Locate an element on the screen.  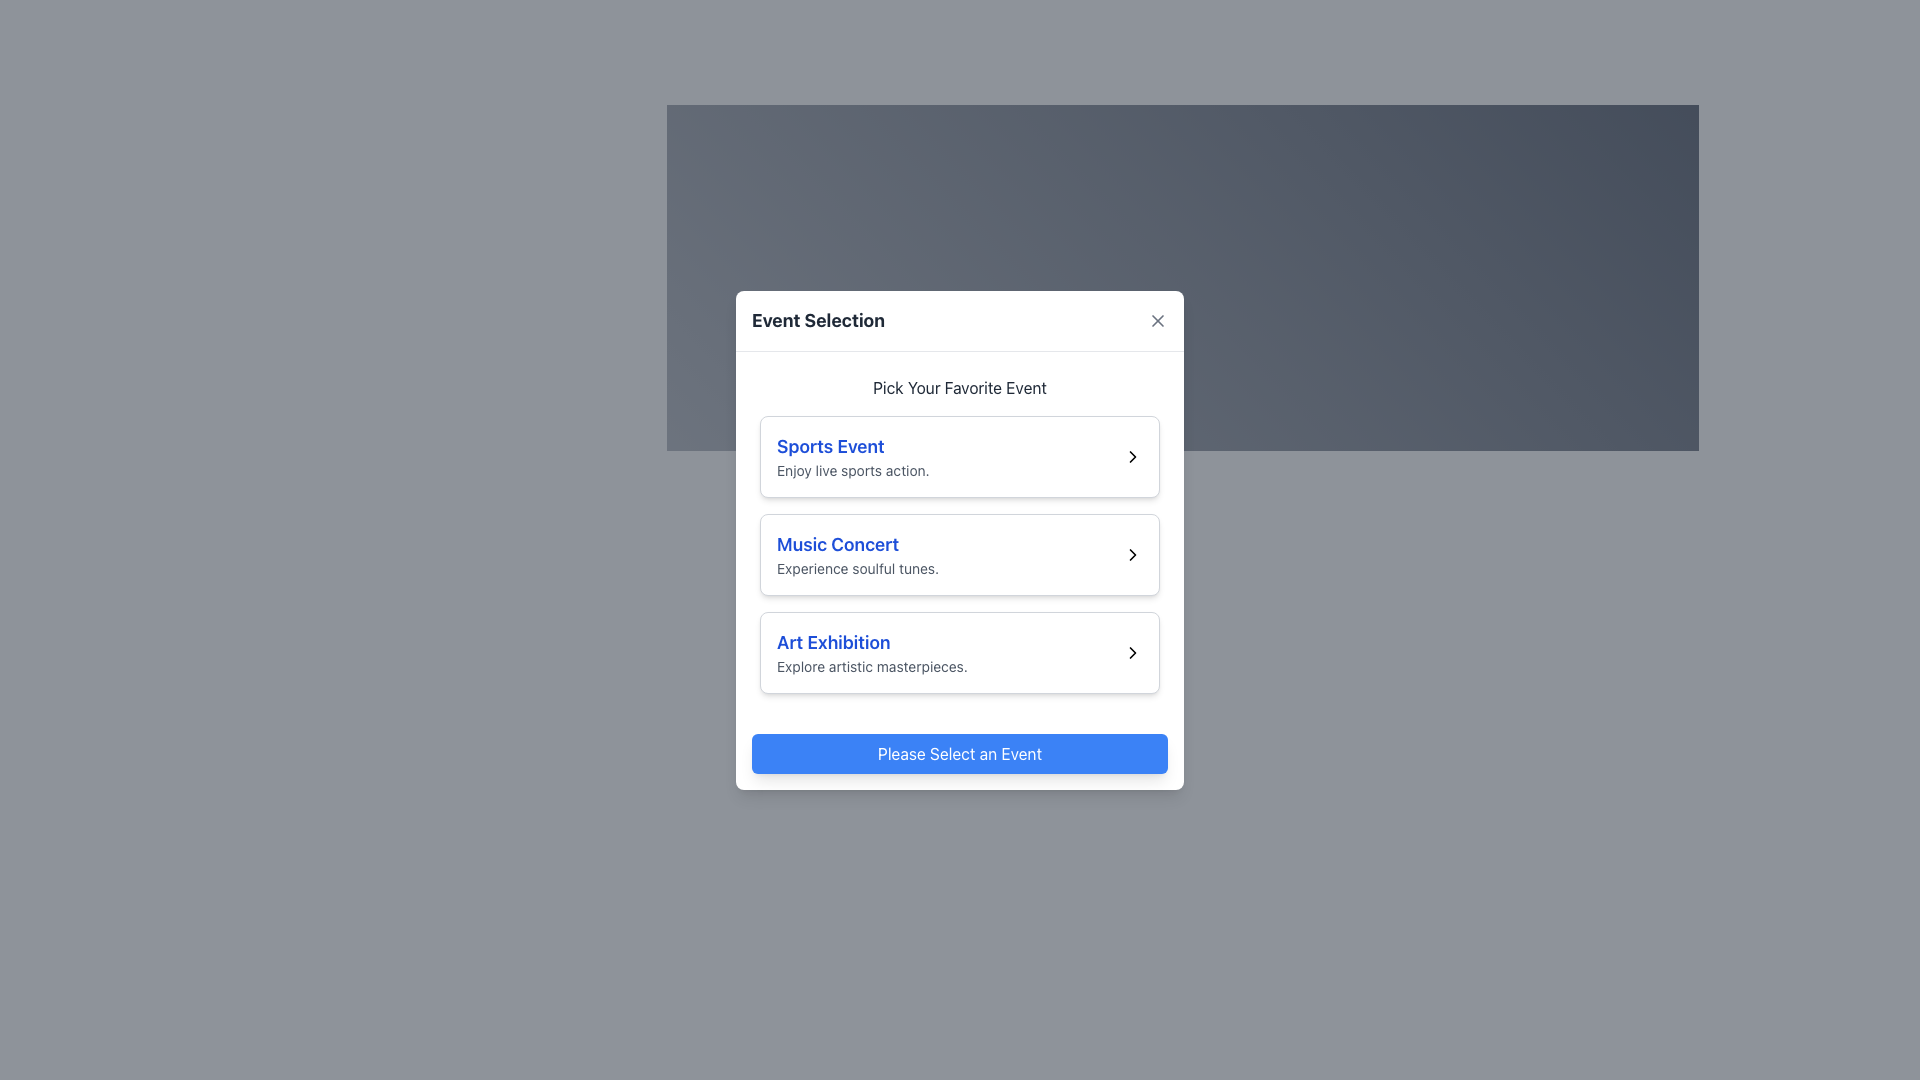
the chevron icon located at the far right end of the 'Music Concert' list item is located at coordinates (1132, 554).